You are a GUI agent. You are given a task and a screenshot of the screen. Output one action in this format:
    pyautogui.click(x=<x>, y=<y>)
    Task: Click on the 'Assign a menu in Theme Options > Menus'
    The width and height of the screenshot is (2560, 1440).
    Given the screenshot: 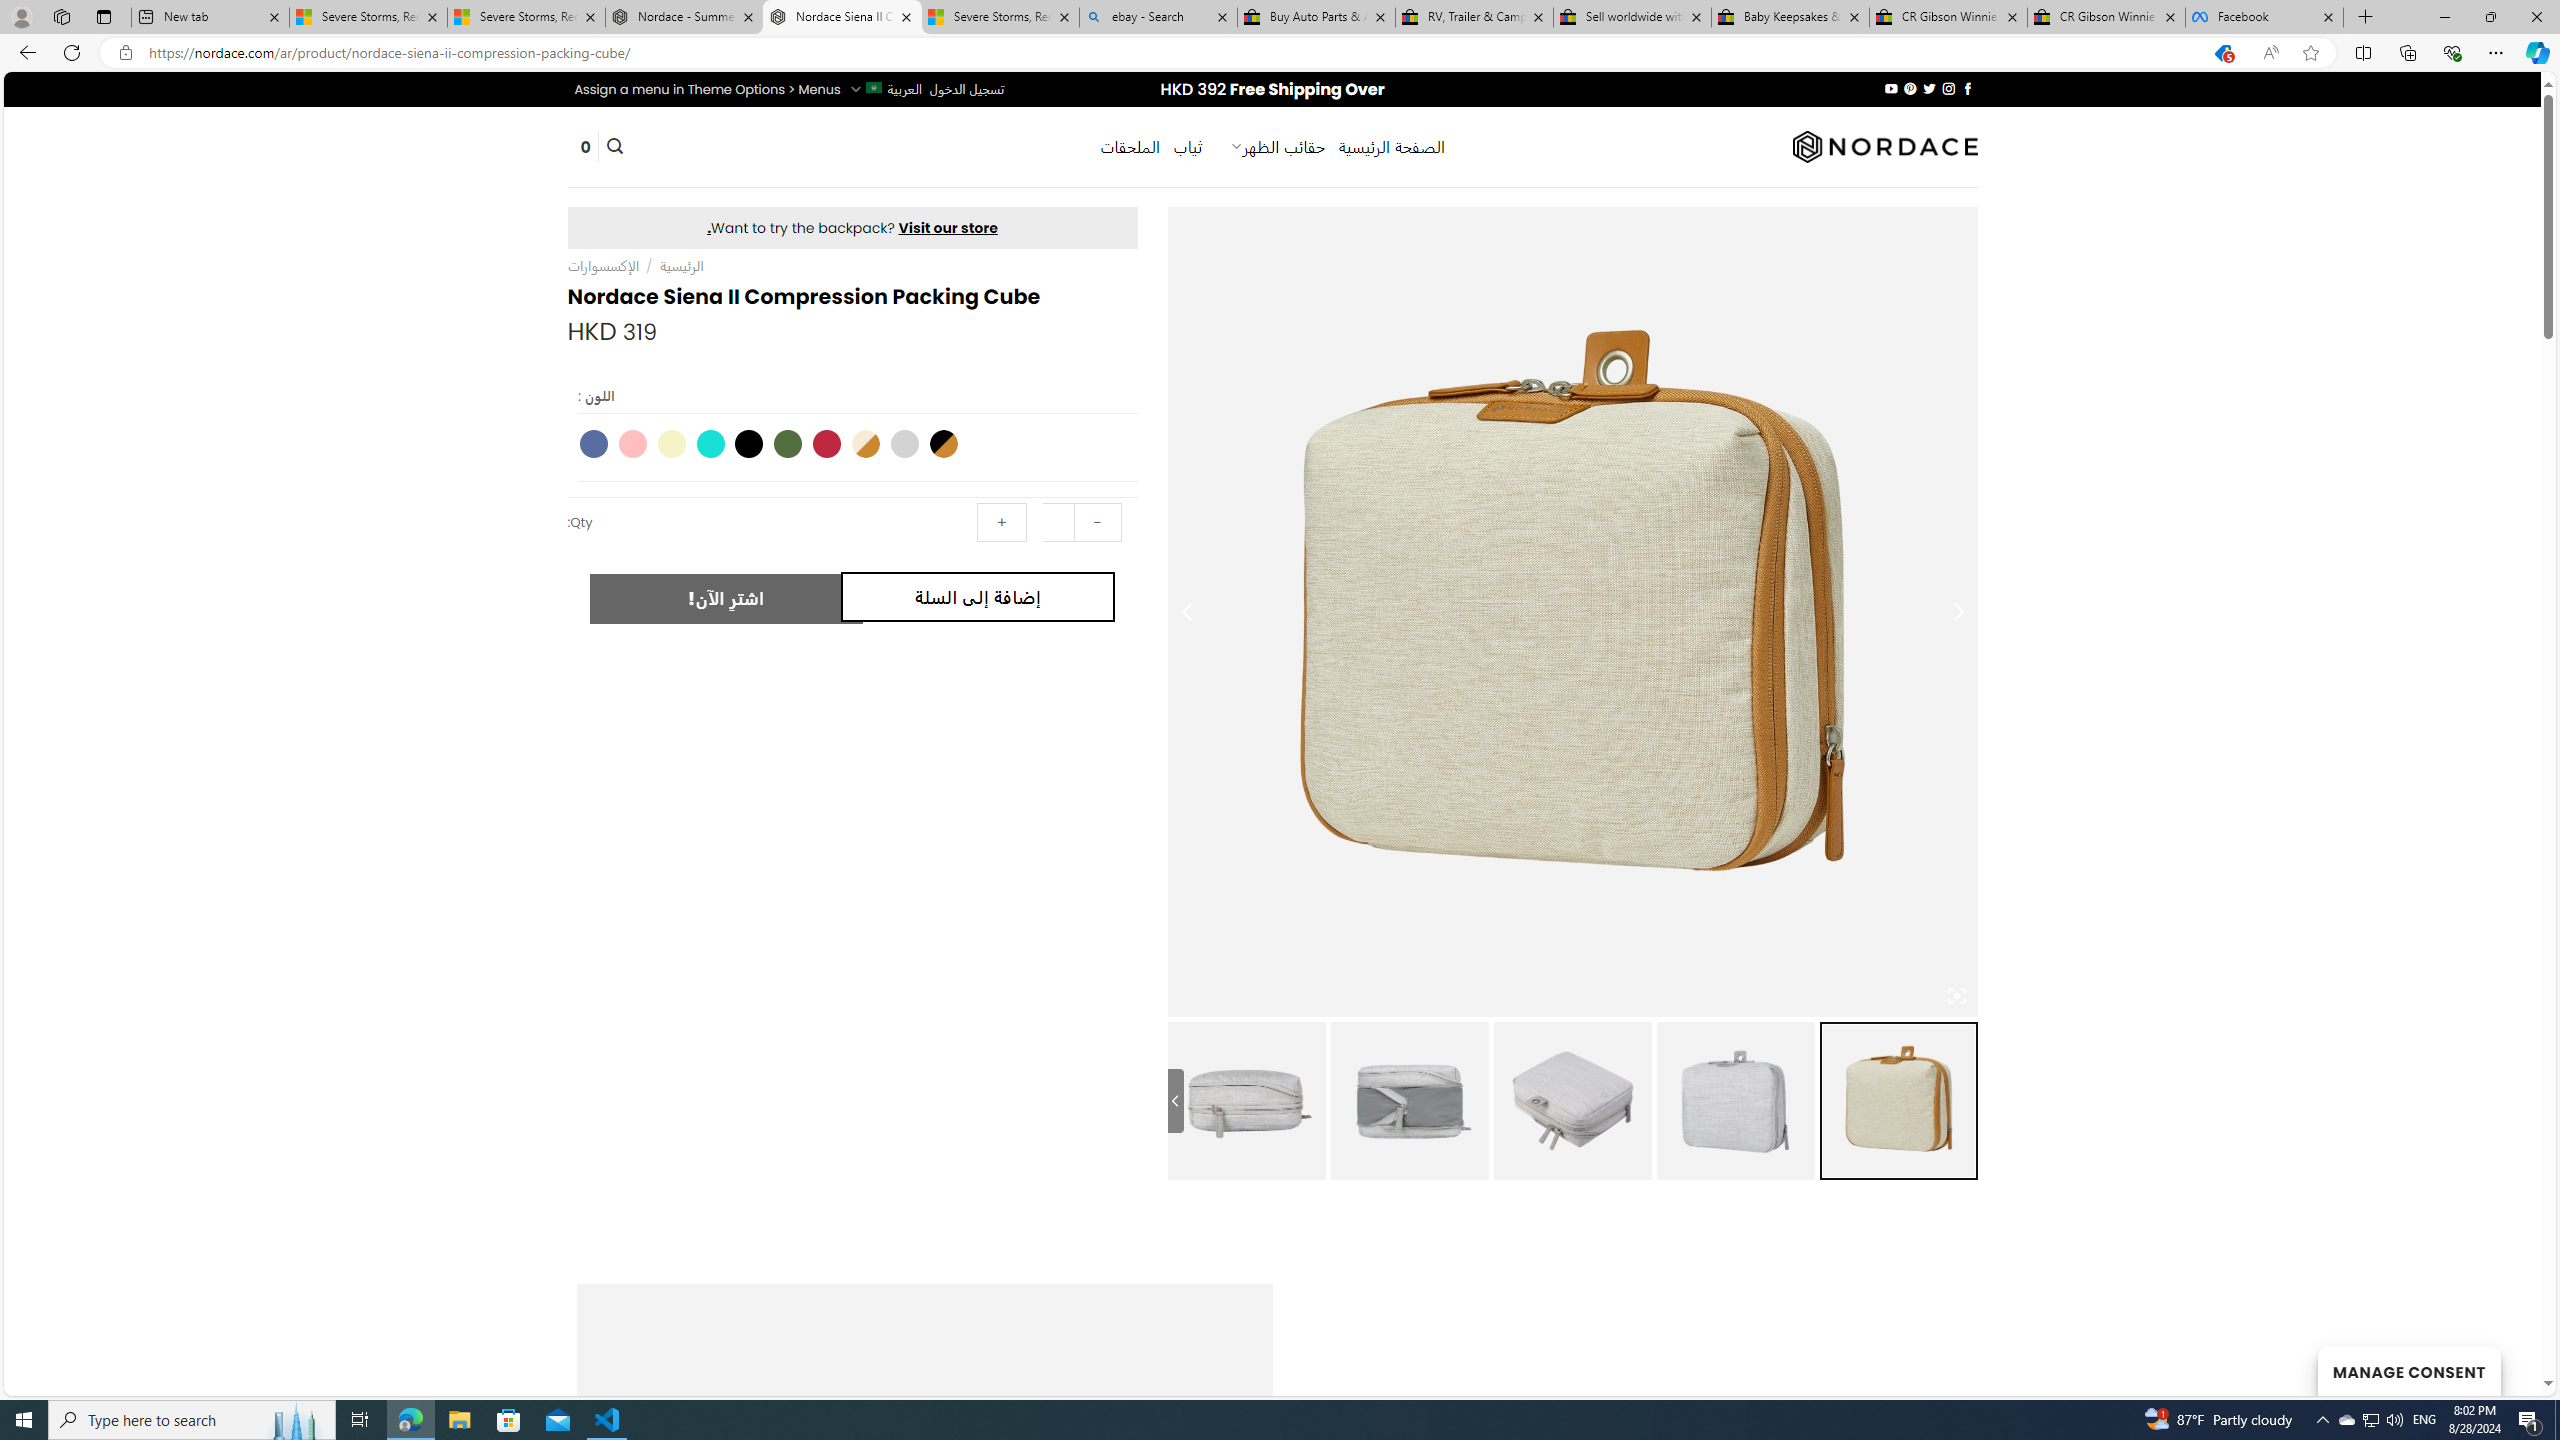 What is the action you would take?
    pyautogui.click(x=706, y=88)
    